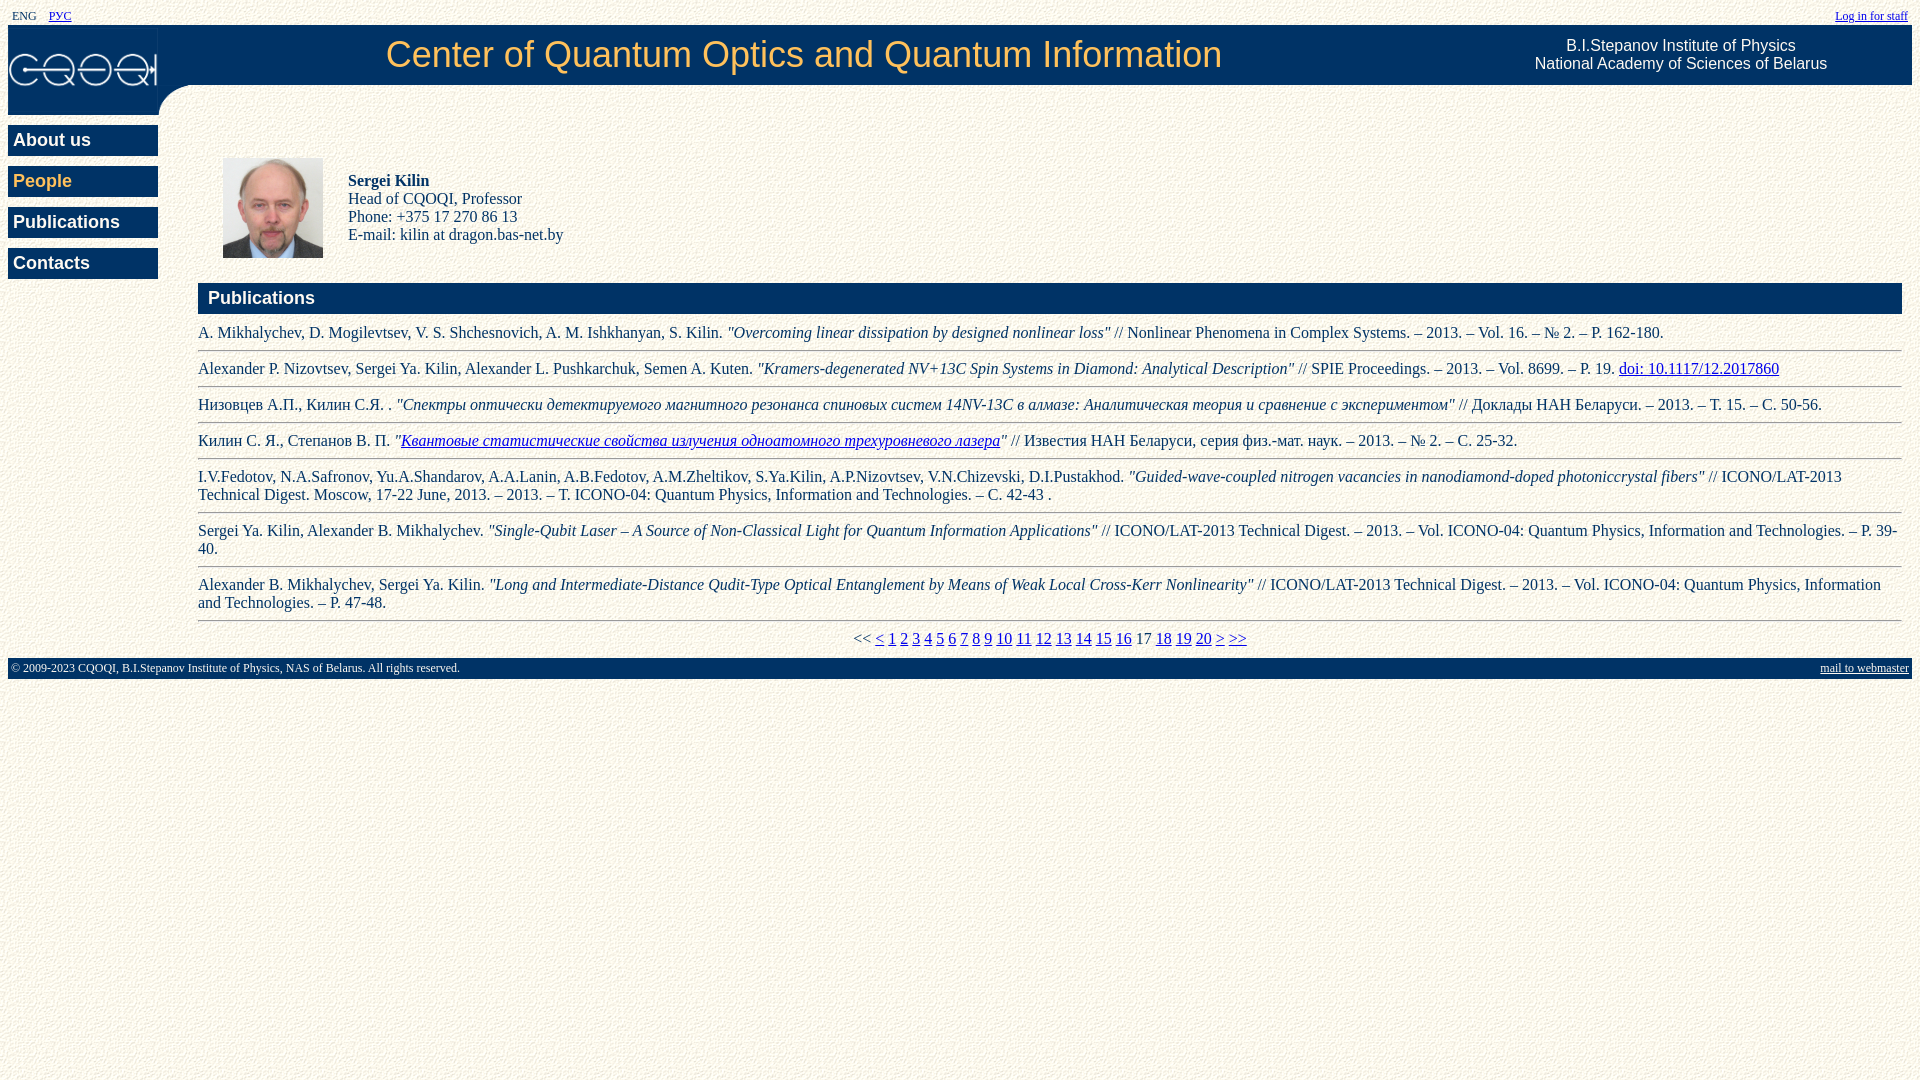  What do you see at coordinates (879, 638) in the screenshot?
I see `'<'` at bounding box center [879, 638].